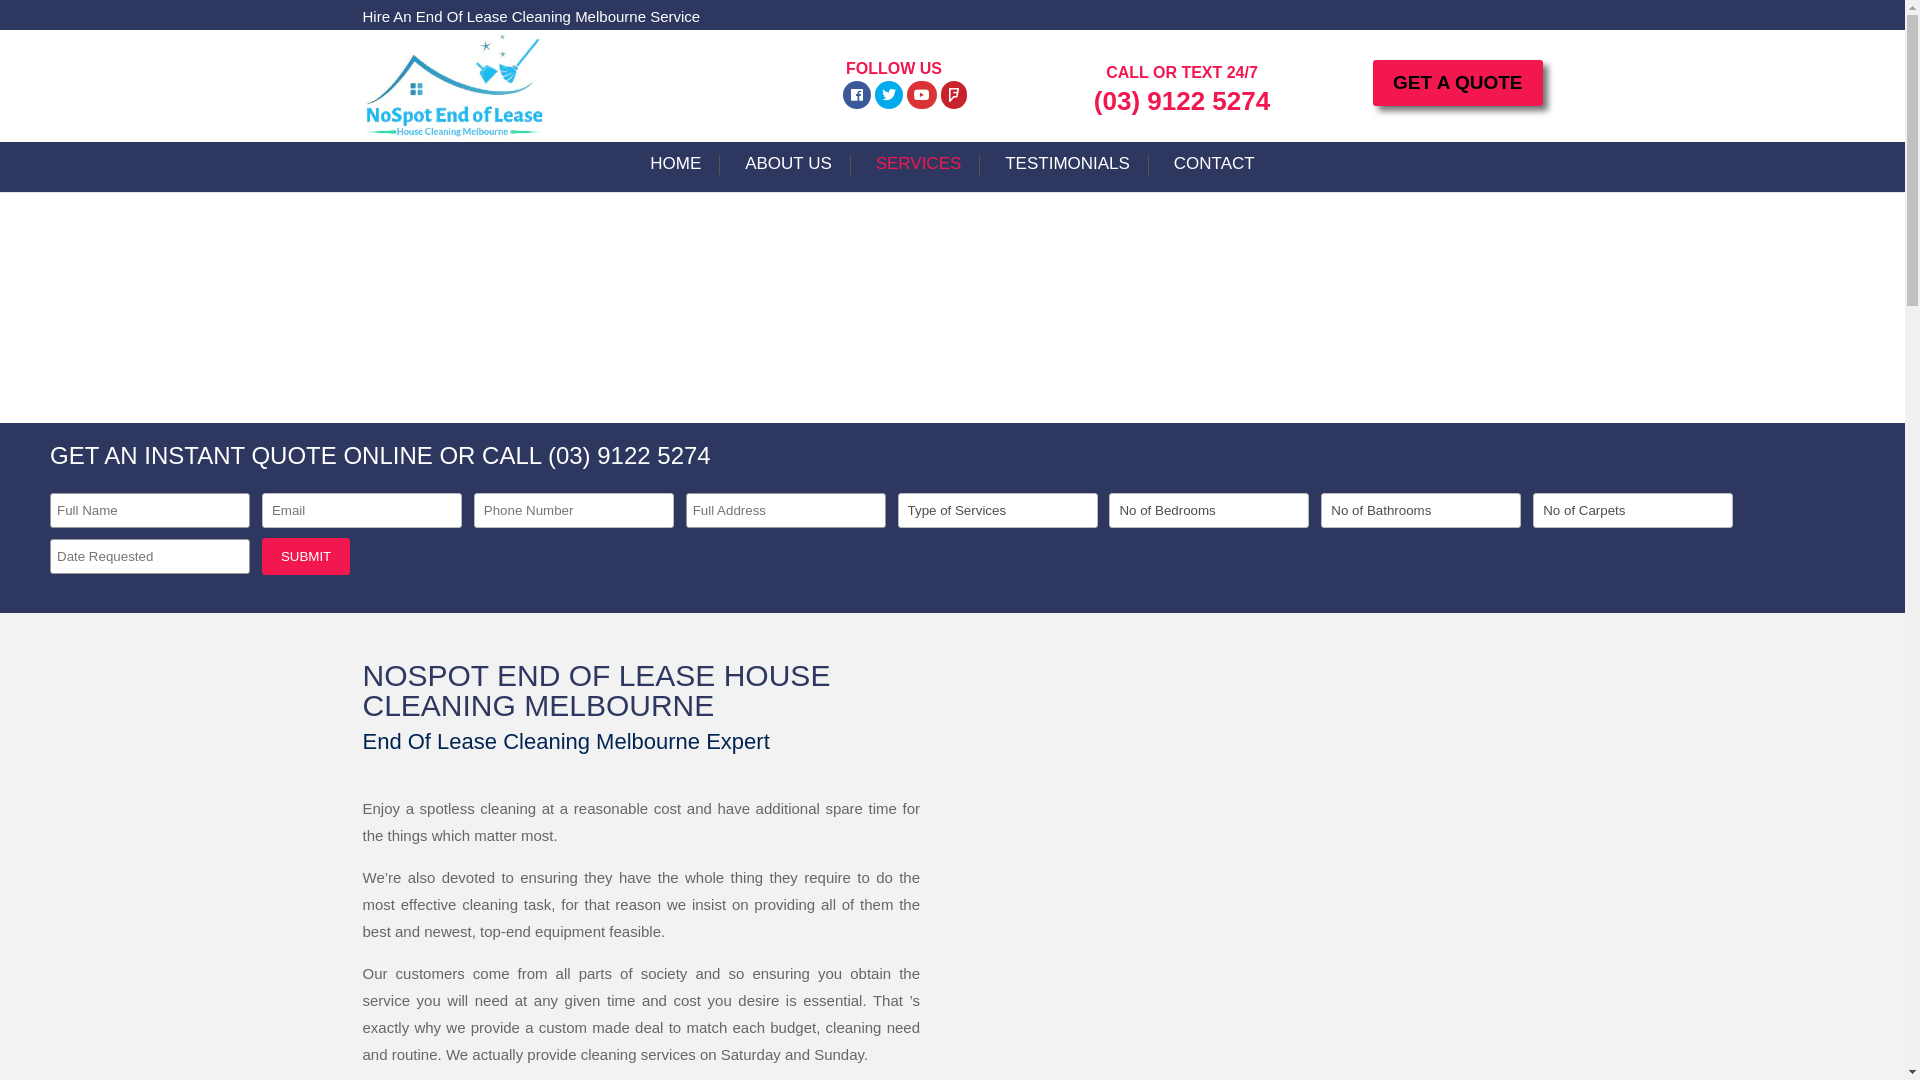 The image size is (1920, 1080). Describe the element at coordinates (787, 172) in the screenshot. I see `'ABOUT US'` at that location.